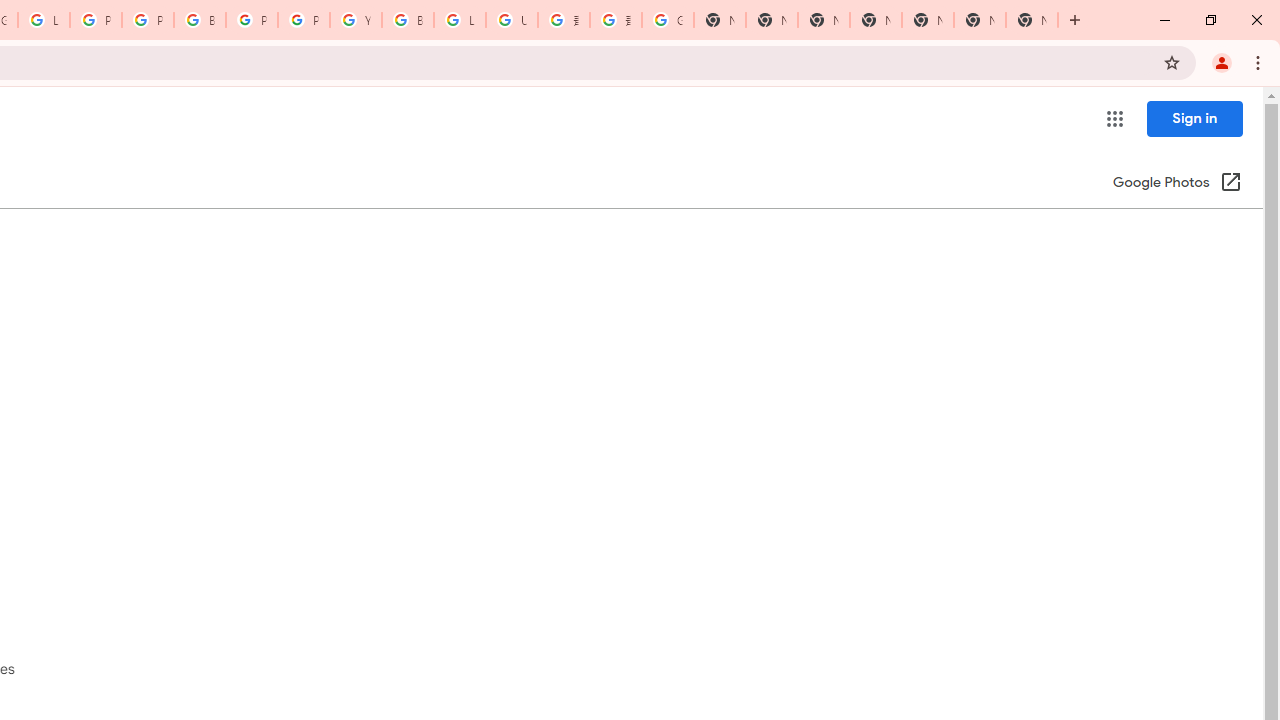  Describe the element at coordinates (668, 20) in the screenshot. I see `'Google Images'` at that location.